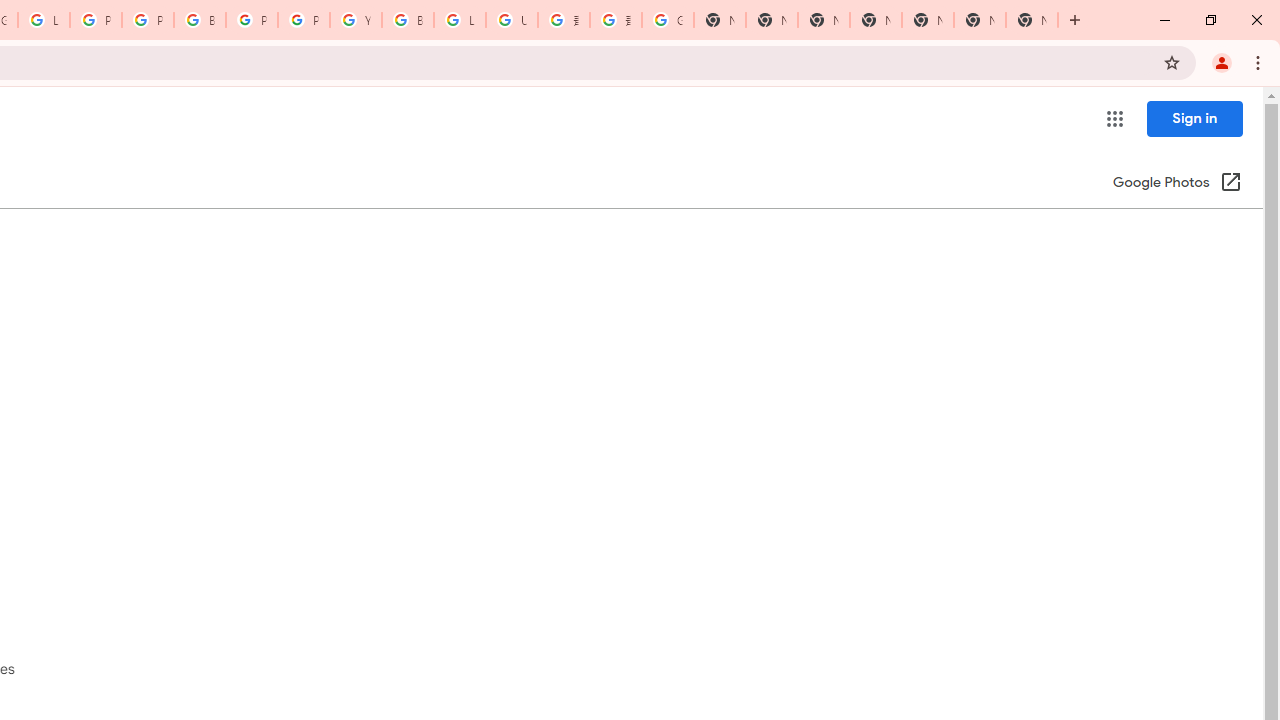  Describe the element at coordinates (668, 20) in the screenshot. I see `'Google Images'` at that location.